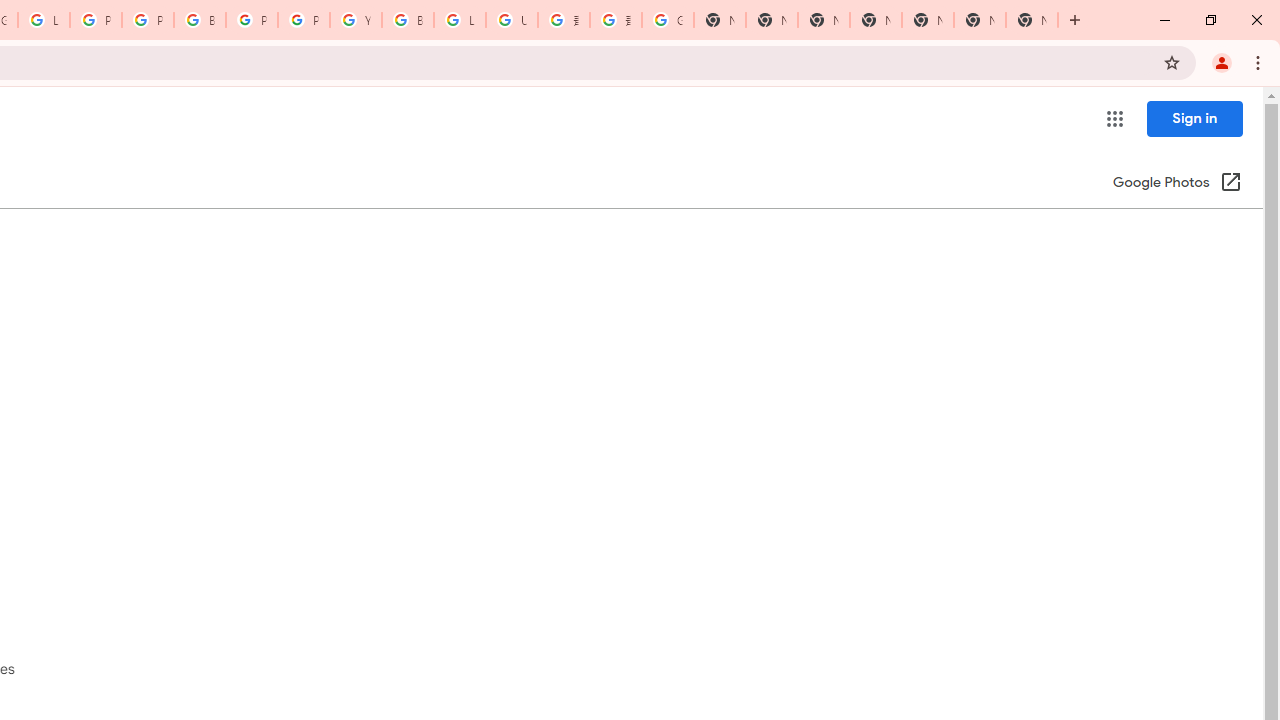  Describe the element at coordinates (668, 20) in the screenshot. I see `'Google Images'` at that location.